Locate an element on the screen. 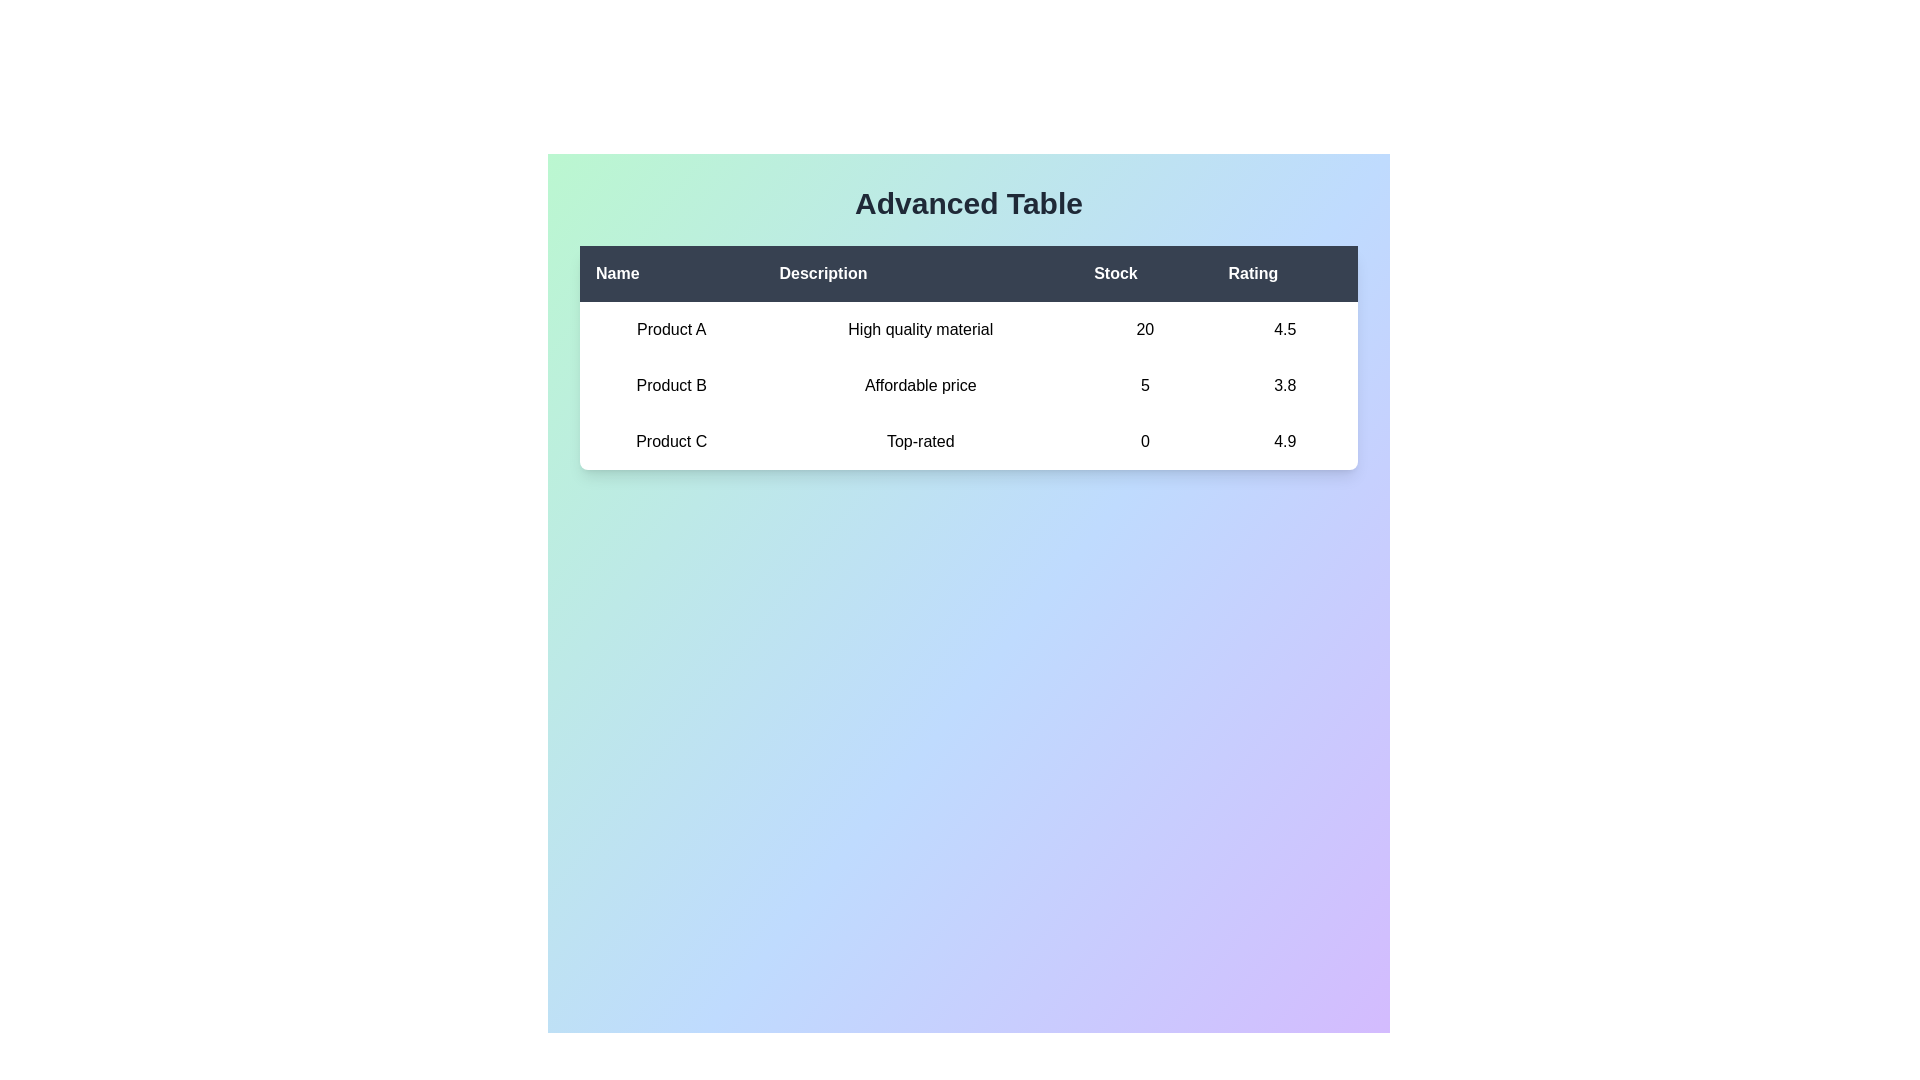  numeric label displaying the value '0' located in the third row of the table under the 'Stock' column is located at coordinates (1145, 441).